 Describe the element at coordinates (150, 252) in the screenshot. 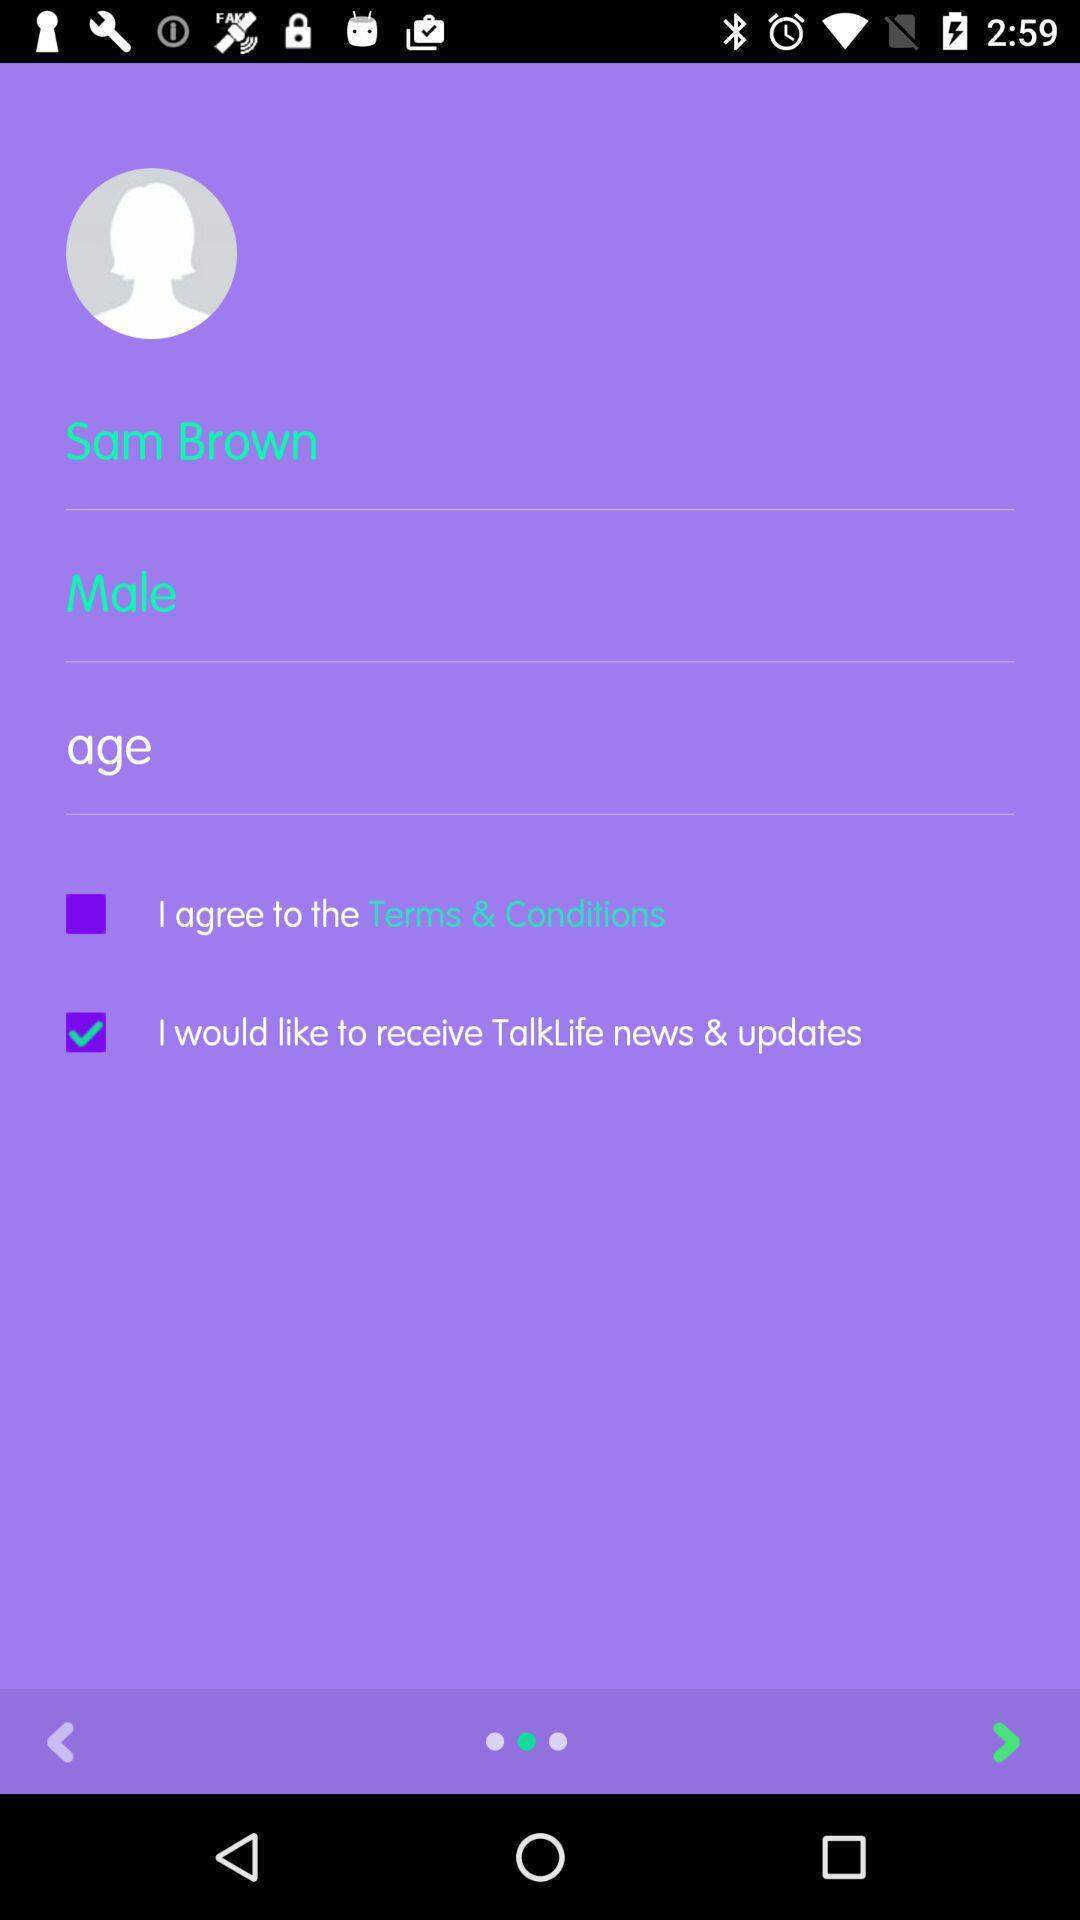

I see `the item above sam brown icon` at that location.